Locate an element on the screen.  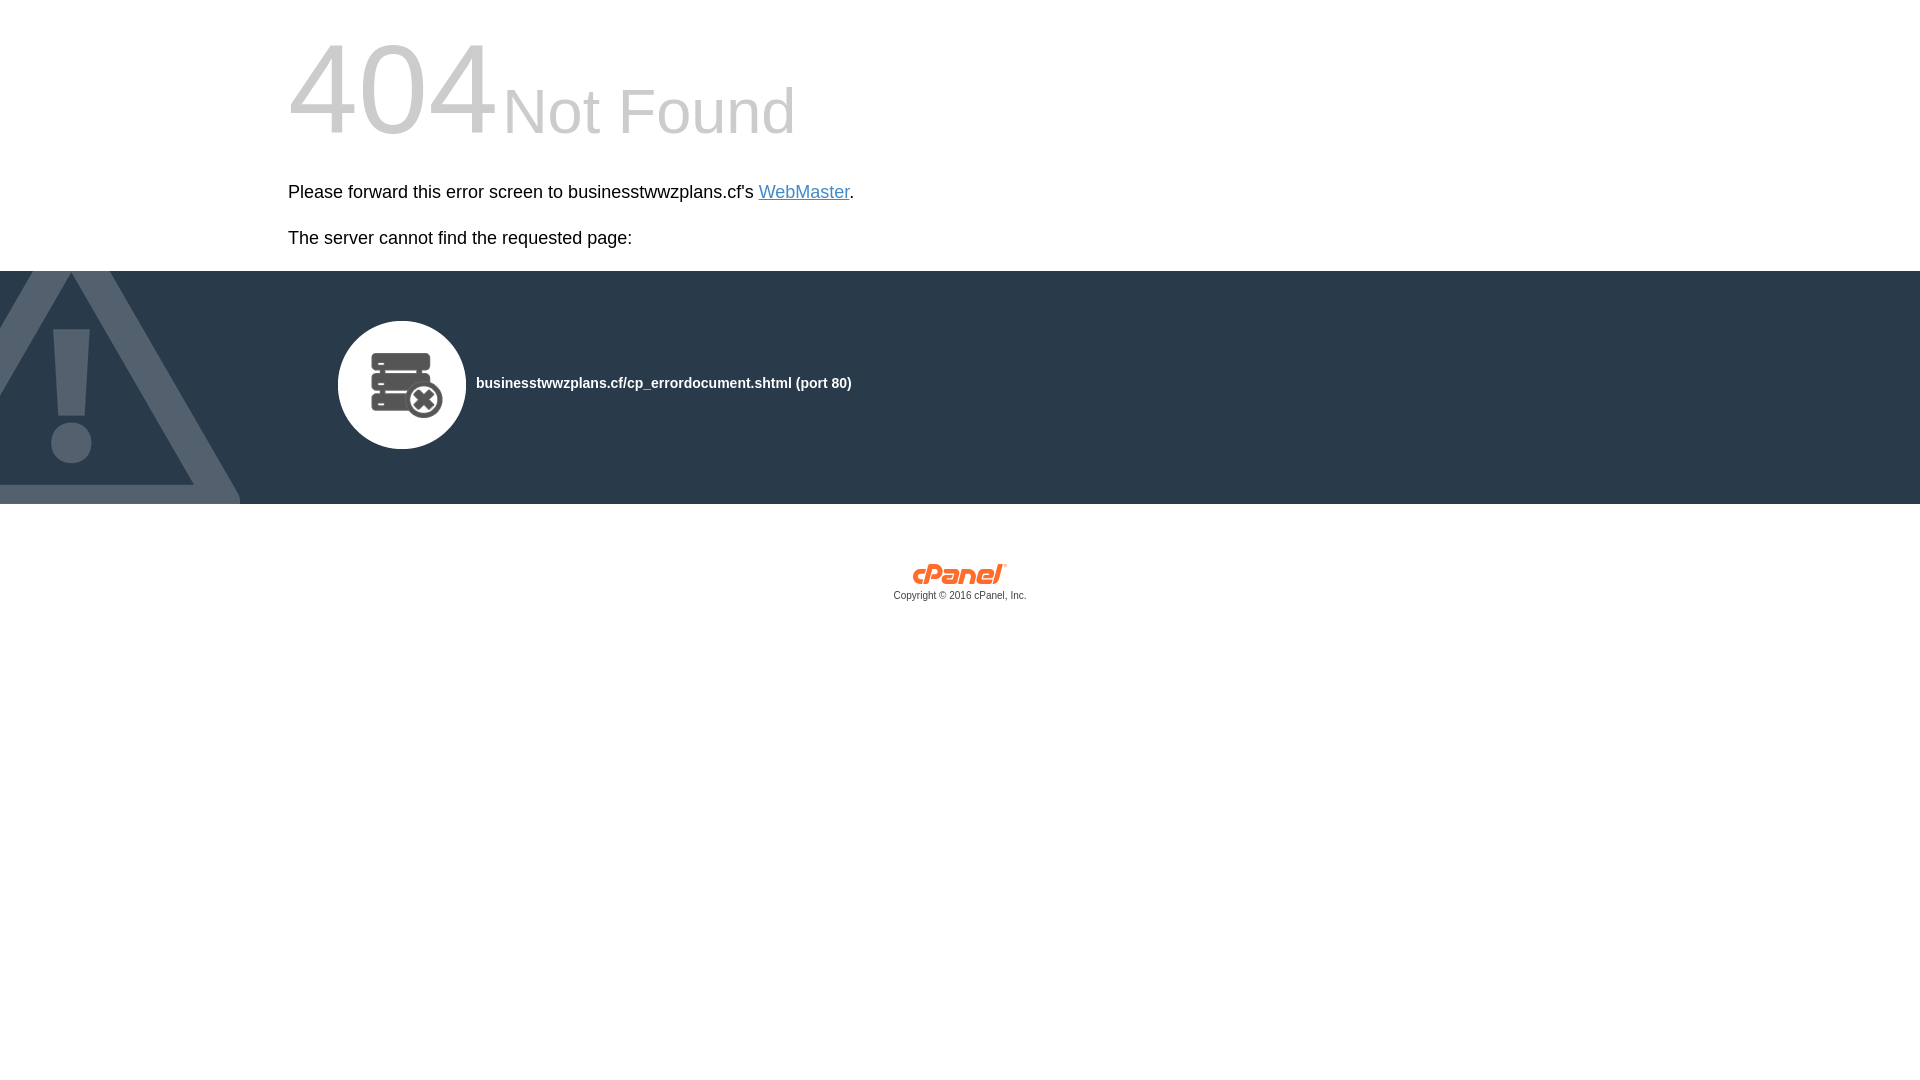
'WebMaster' is located at coordinates (804, 192).